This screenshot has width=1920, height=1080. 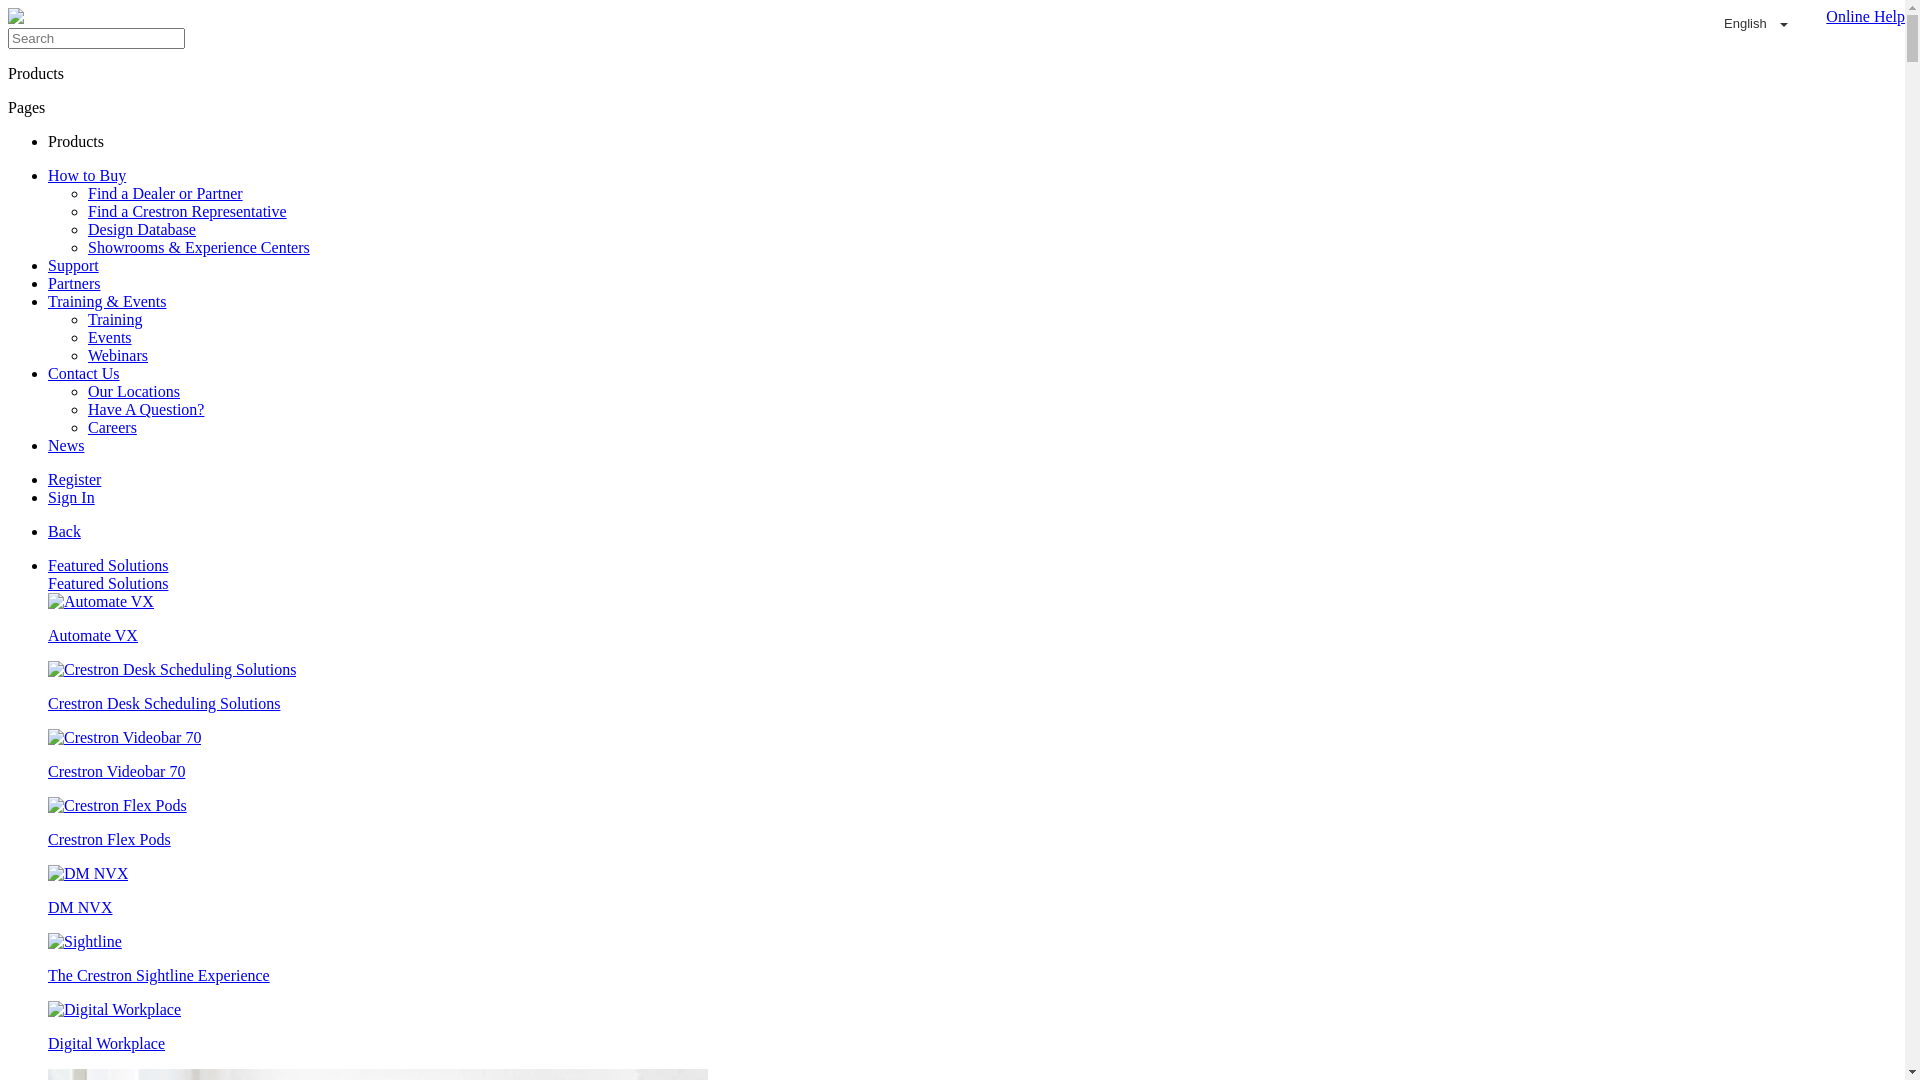 What do you see at coordinates (144, 408) in the screenshot?
I see `'Have A Question?'` at bounding box center [144, 408].